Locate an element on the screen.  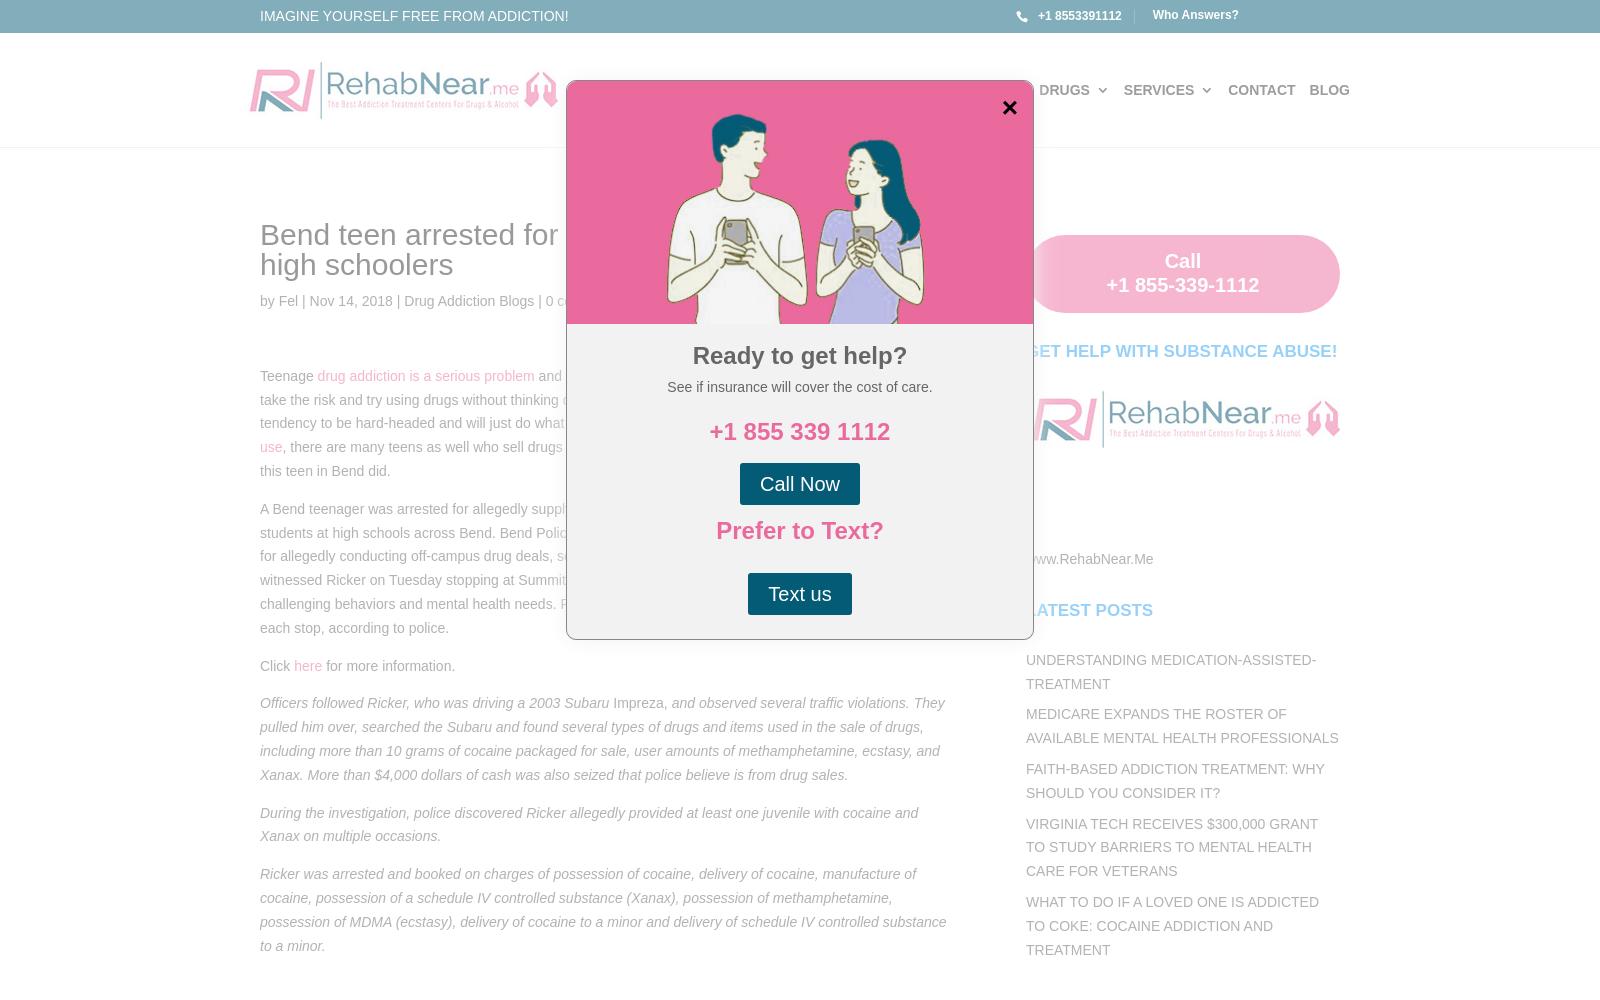
'Alcohol Rehab for Veterans' is located at coordinates (946, 284).